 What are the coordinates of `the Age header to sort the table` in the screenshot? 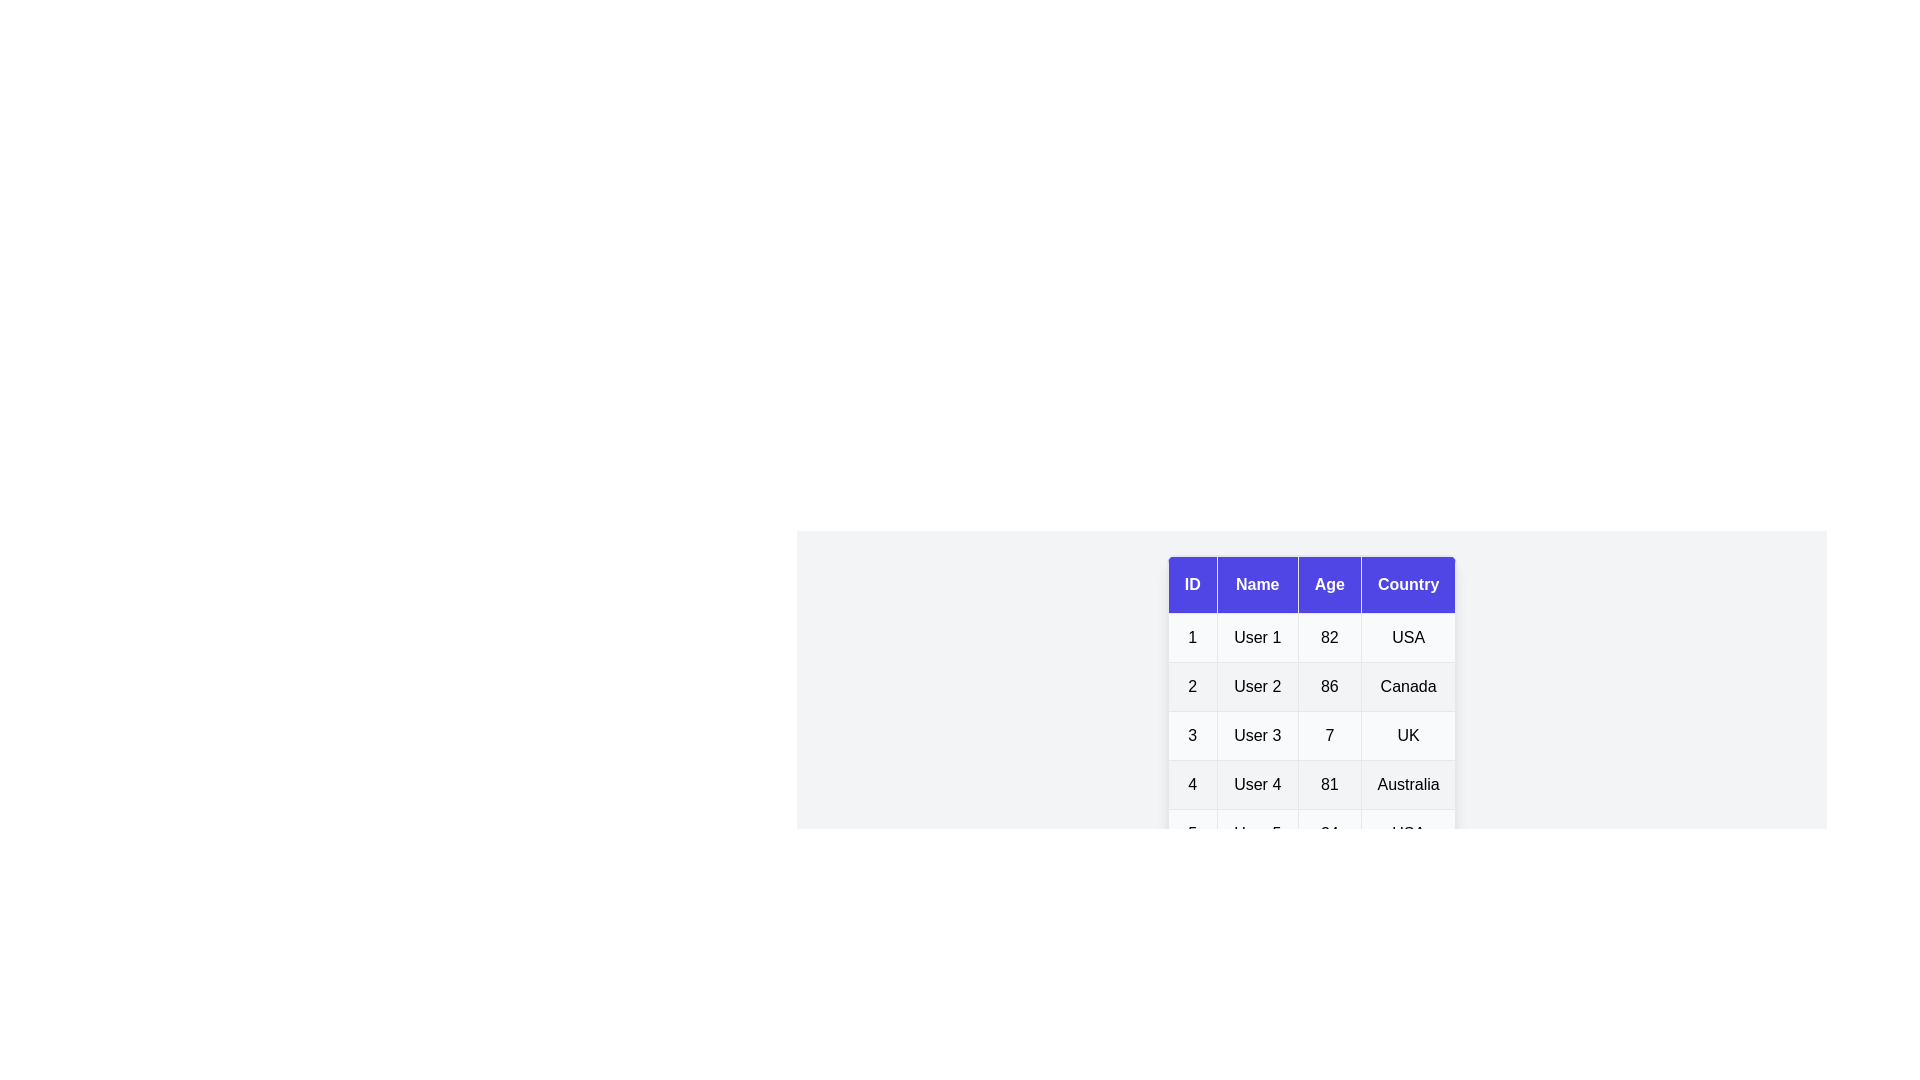 It's located at (1329, 585).